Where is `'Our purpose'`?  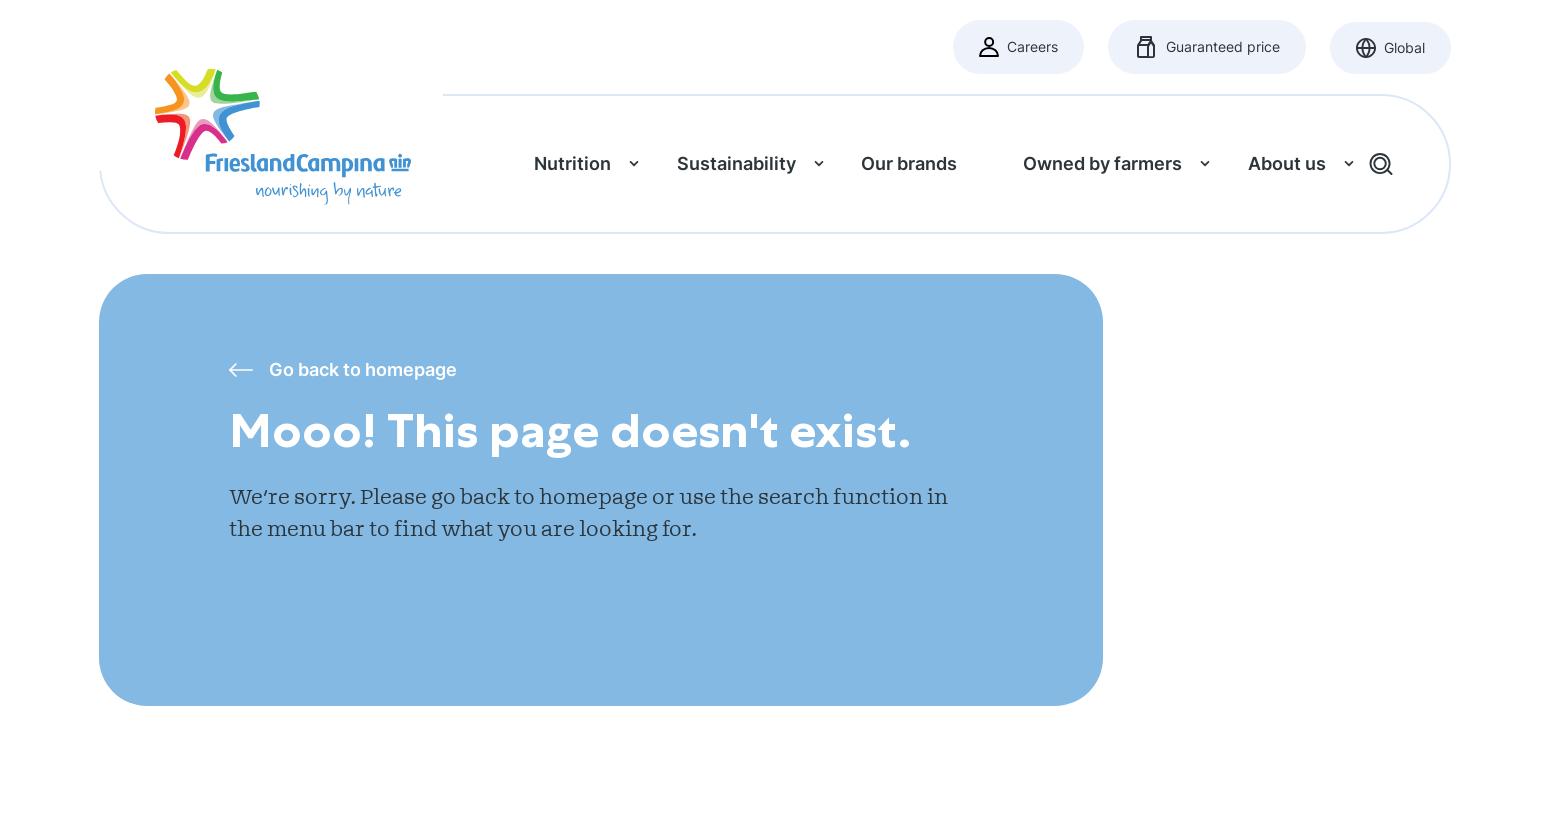
'Our purpose' is located at coordinates (1233, 295).